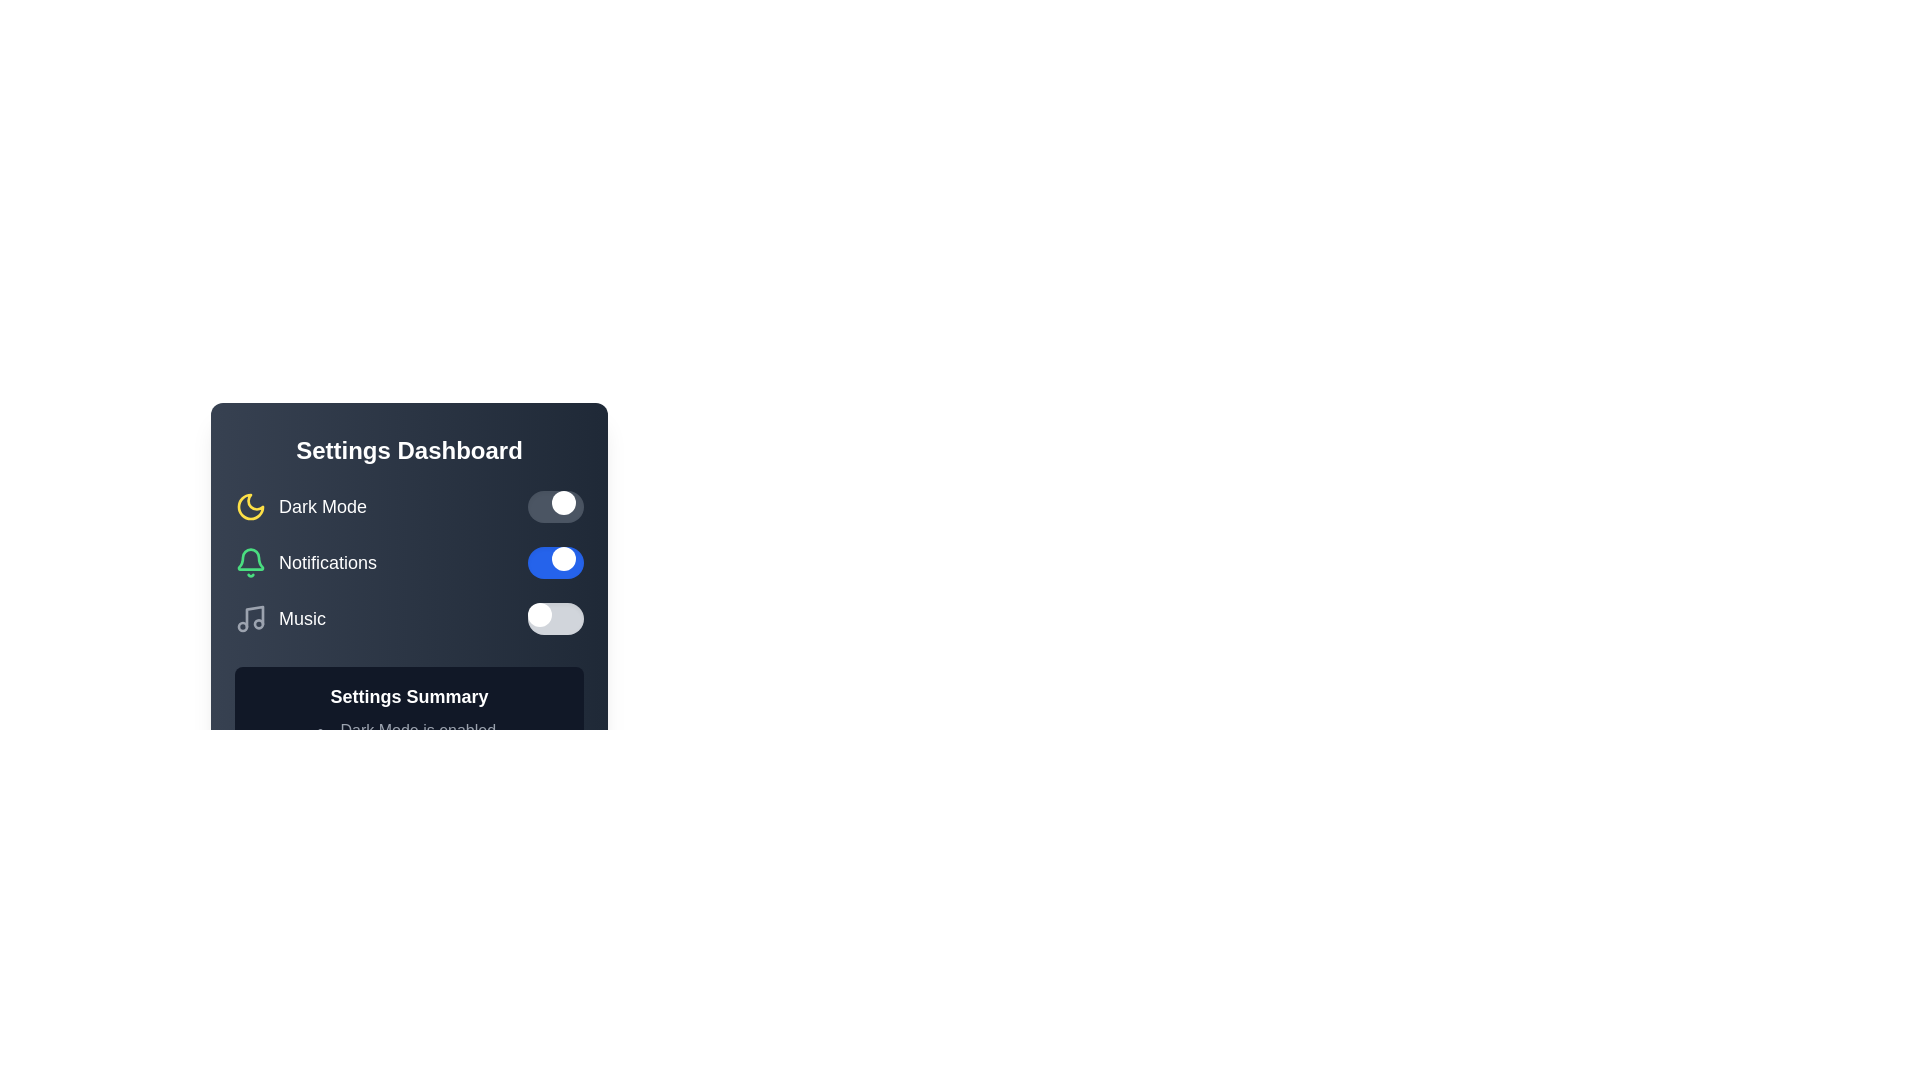 Image resolution: width=1920 pixels, height=1080 pixels. What do you see at coordinates (408, 755) in the screenshot?
I see `textual information from the second item in the list under the headline 'Settings Summary', which states 'Notifications are enabled.'` at bounding box center [408, 755].